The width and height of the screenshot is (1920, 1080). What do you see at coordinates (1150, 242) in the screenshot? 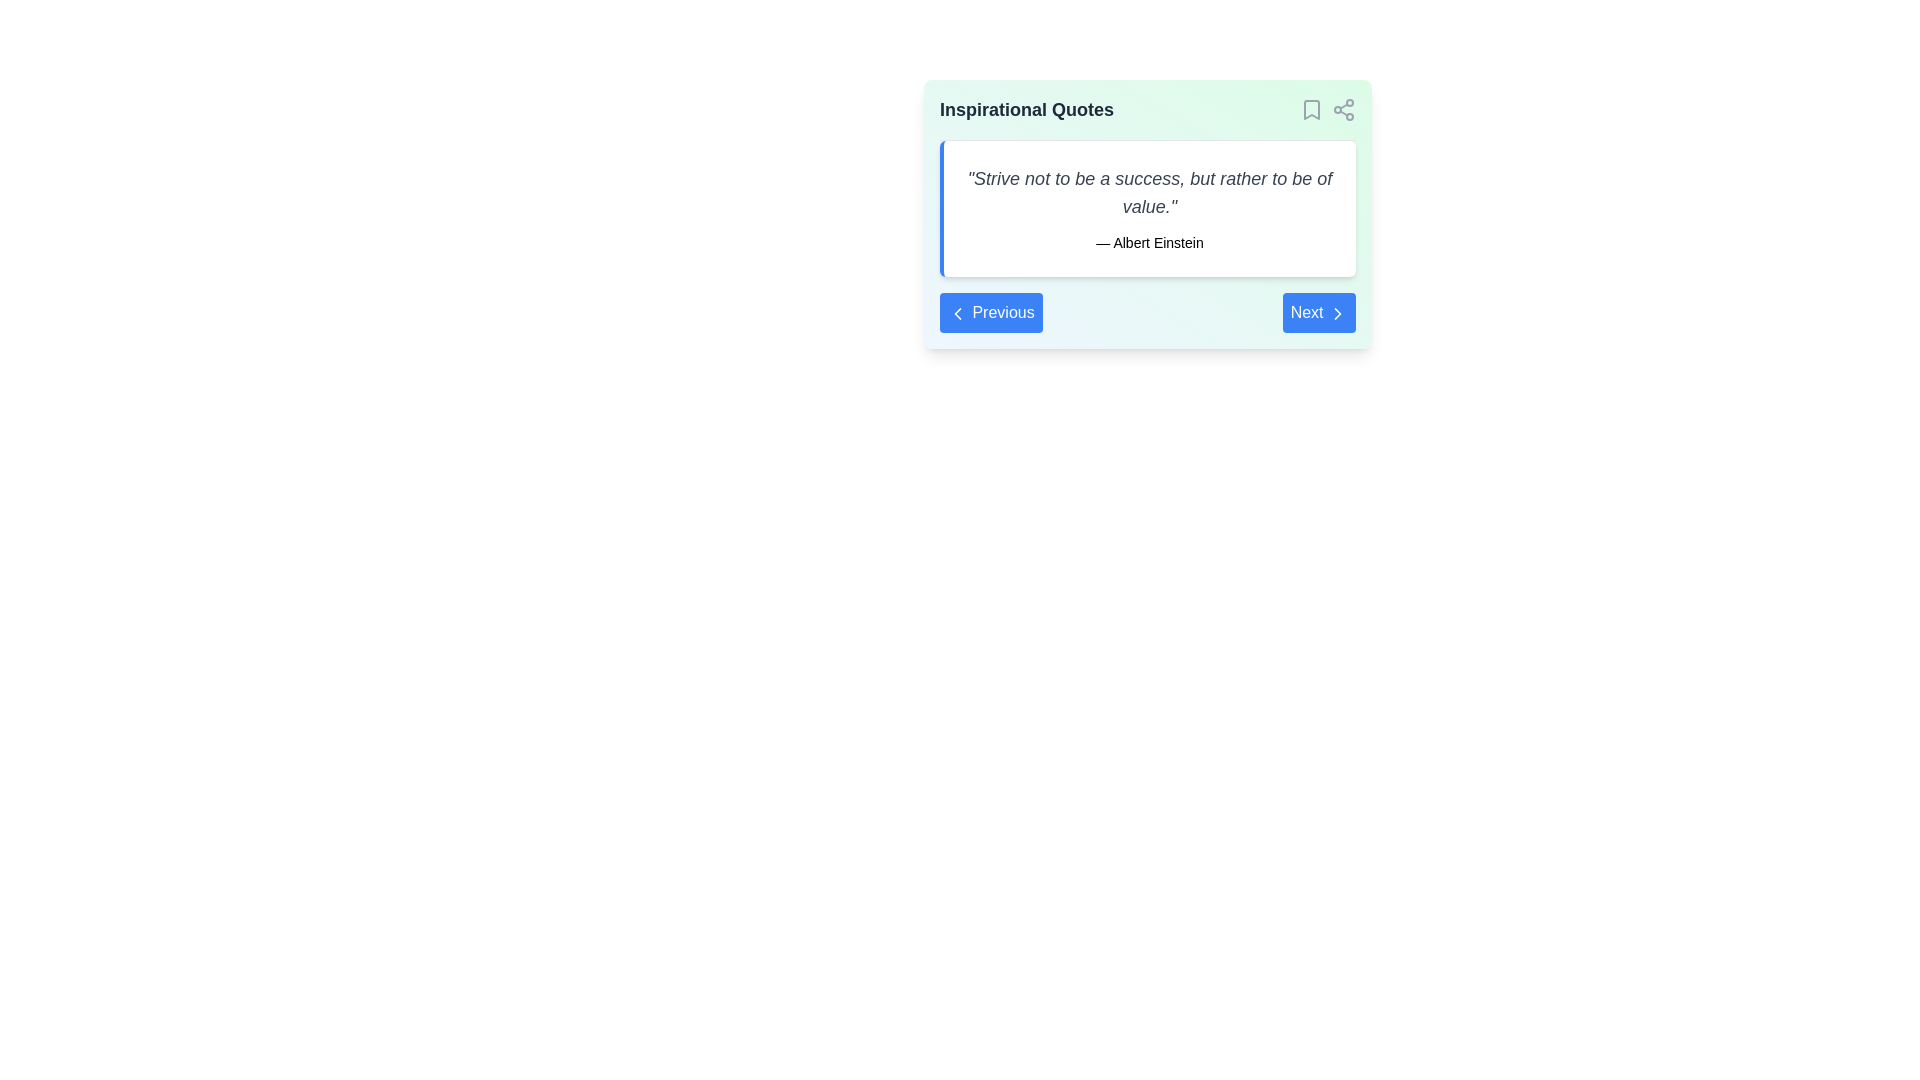
I see `the text label that attributes the preceding quote to 'Albert Einstein', located at the bottom-right corner beneath the quotation text` at bounding box center [1150, 242].